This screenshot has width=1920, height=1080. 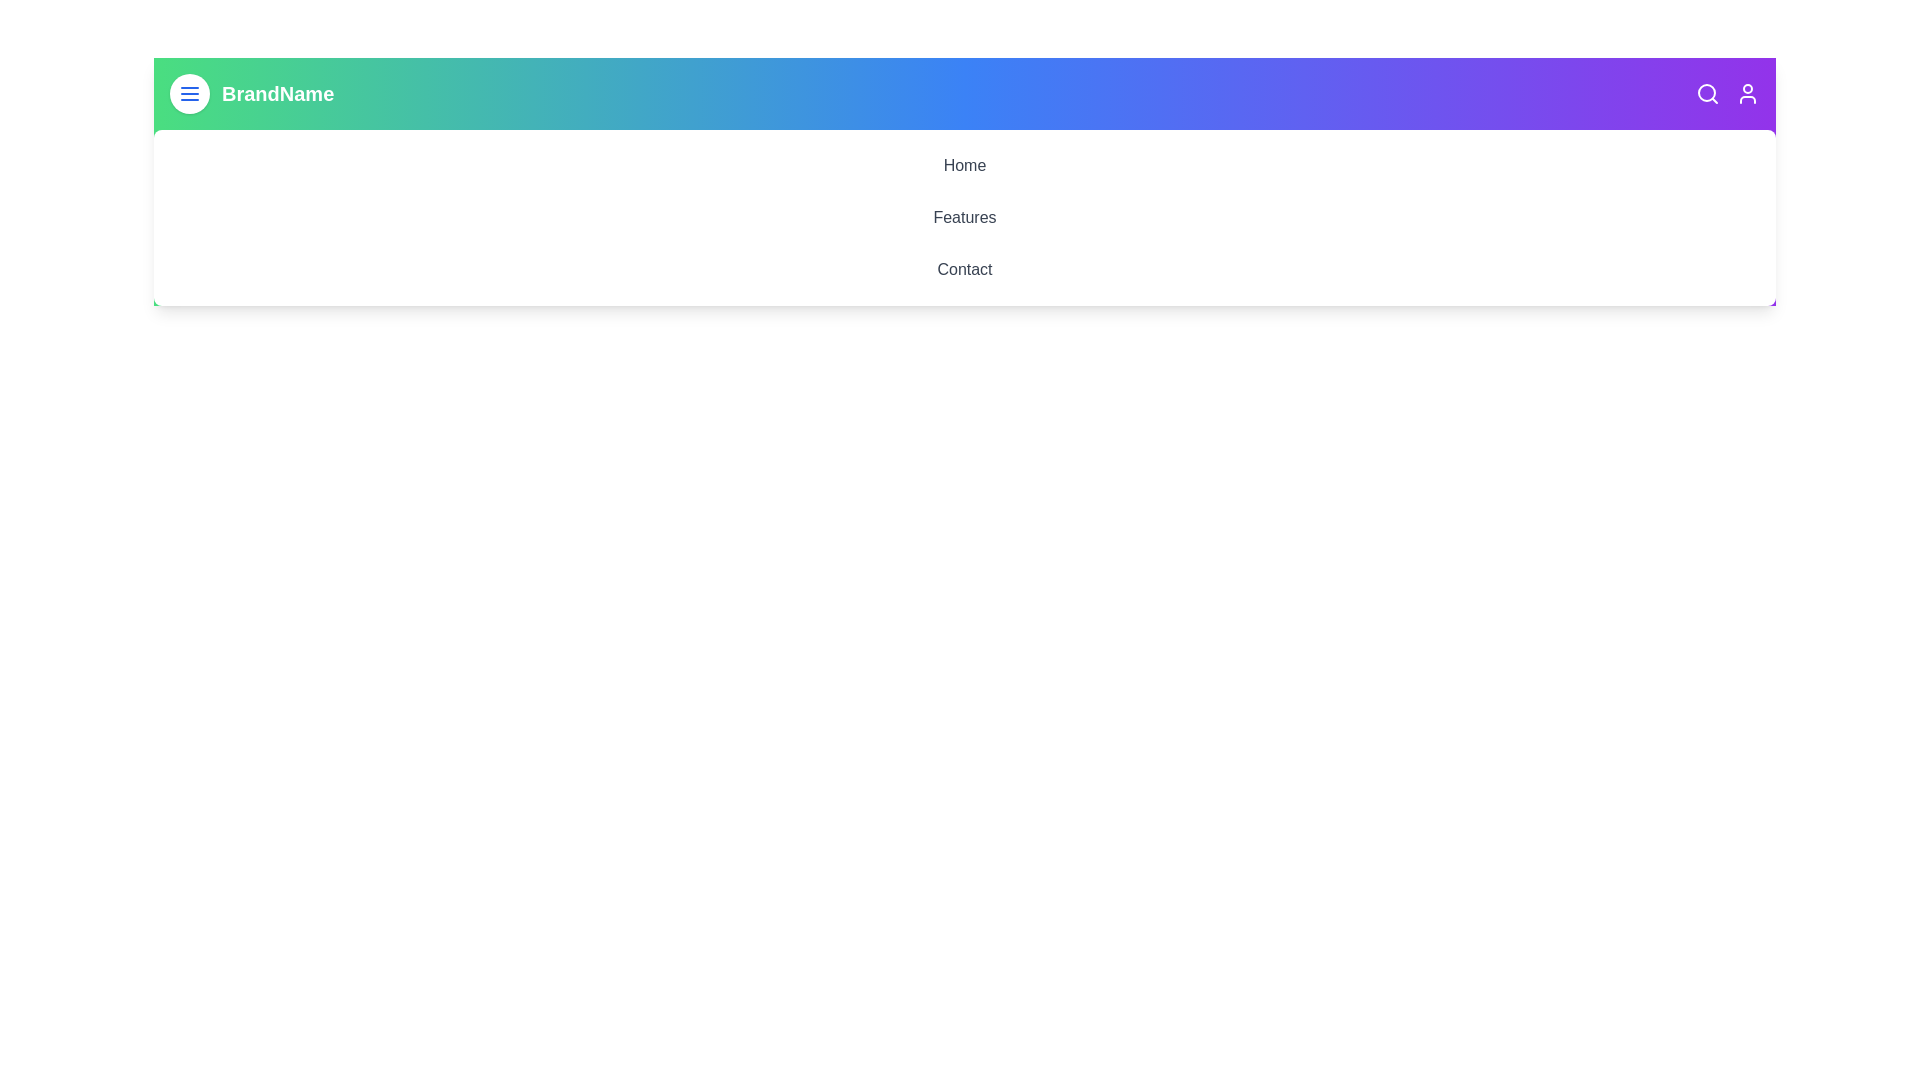 I want to click on the 'BrandName' text to focus or select it, so click(x=277, y=93).